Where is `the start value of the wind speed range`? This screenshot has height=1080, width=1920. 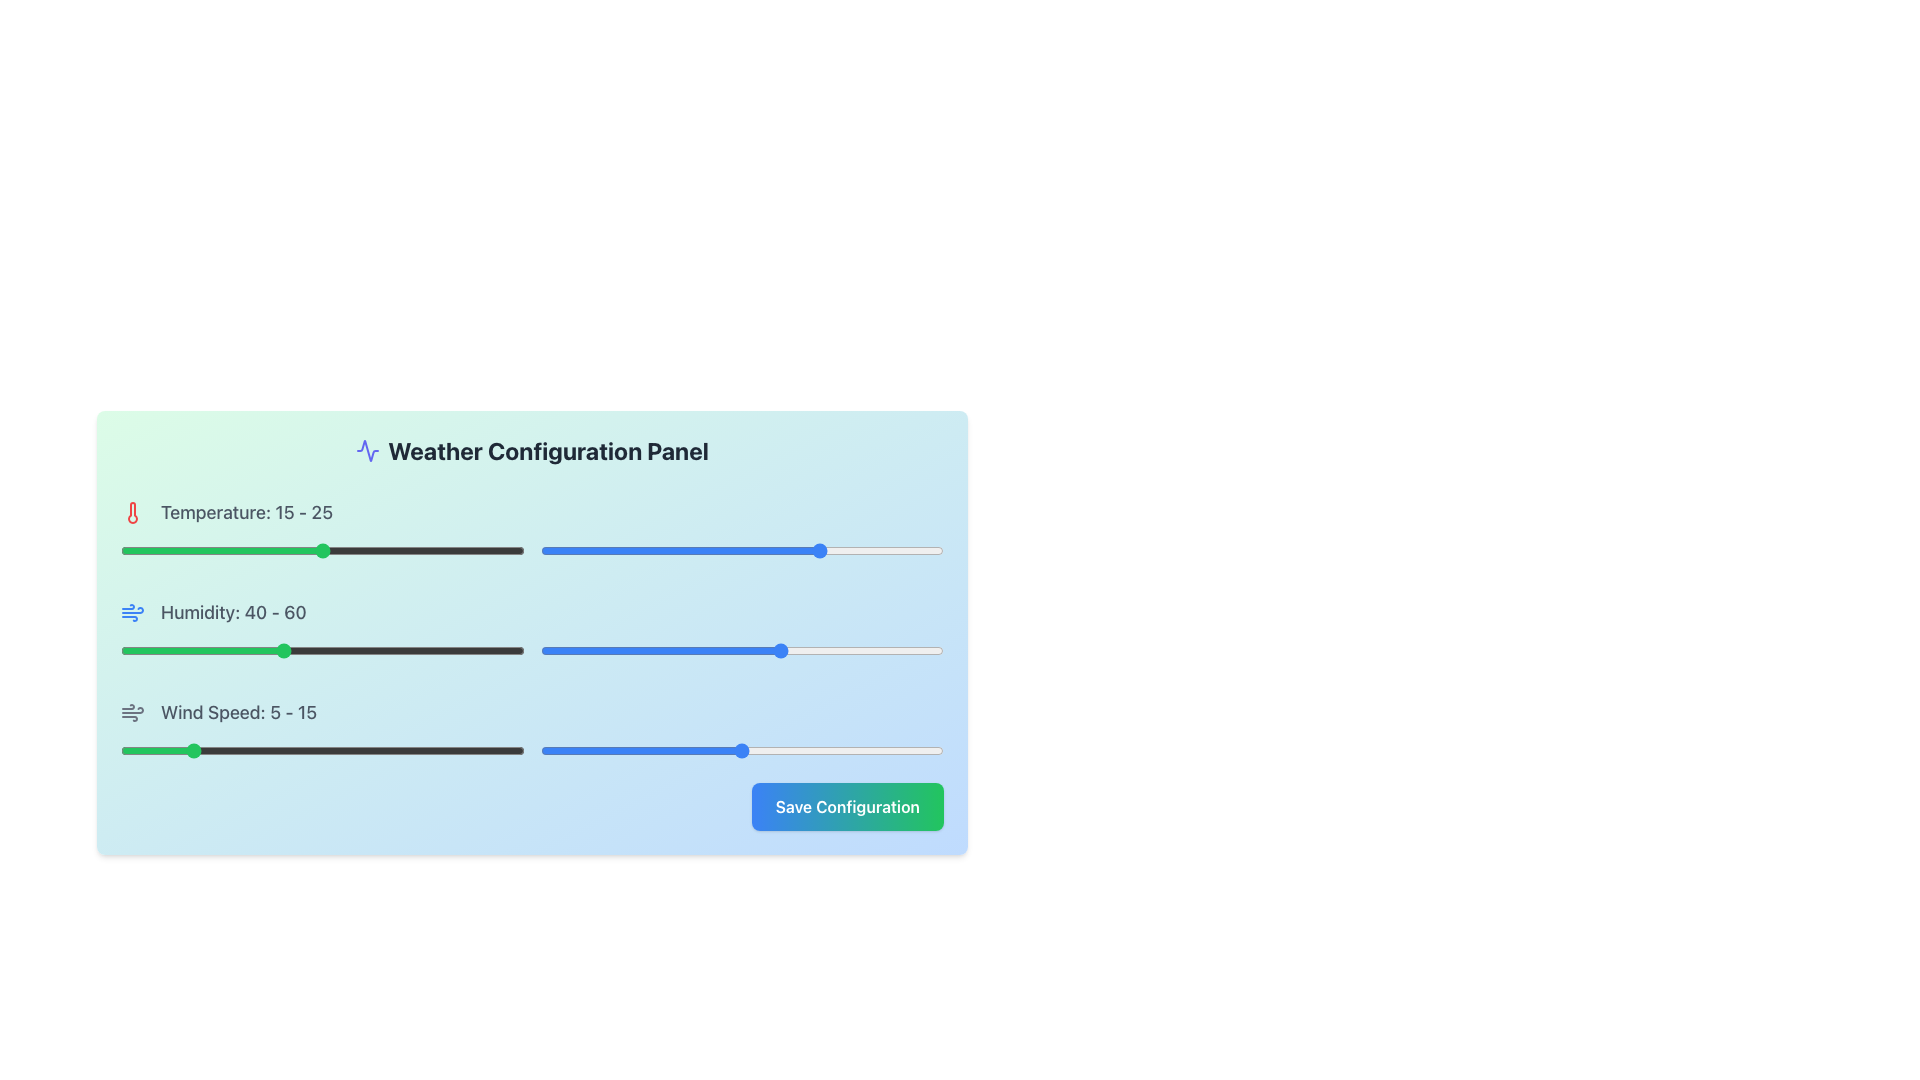
the start value of the wind speed range is located at coordinates (497, 751).